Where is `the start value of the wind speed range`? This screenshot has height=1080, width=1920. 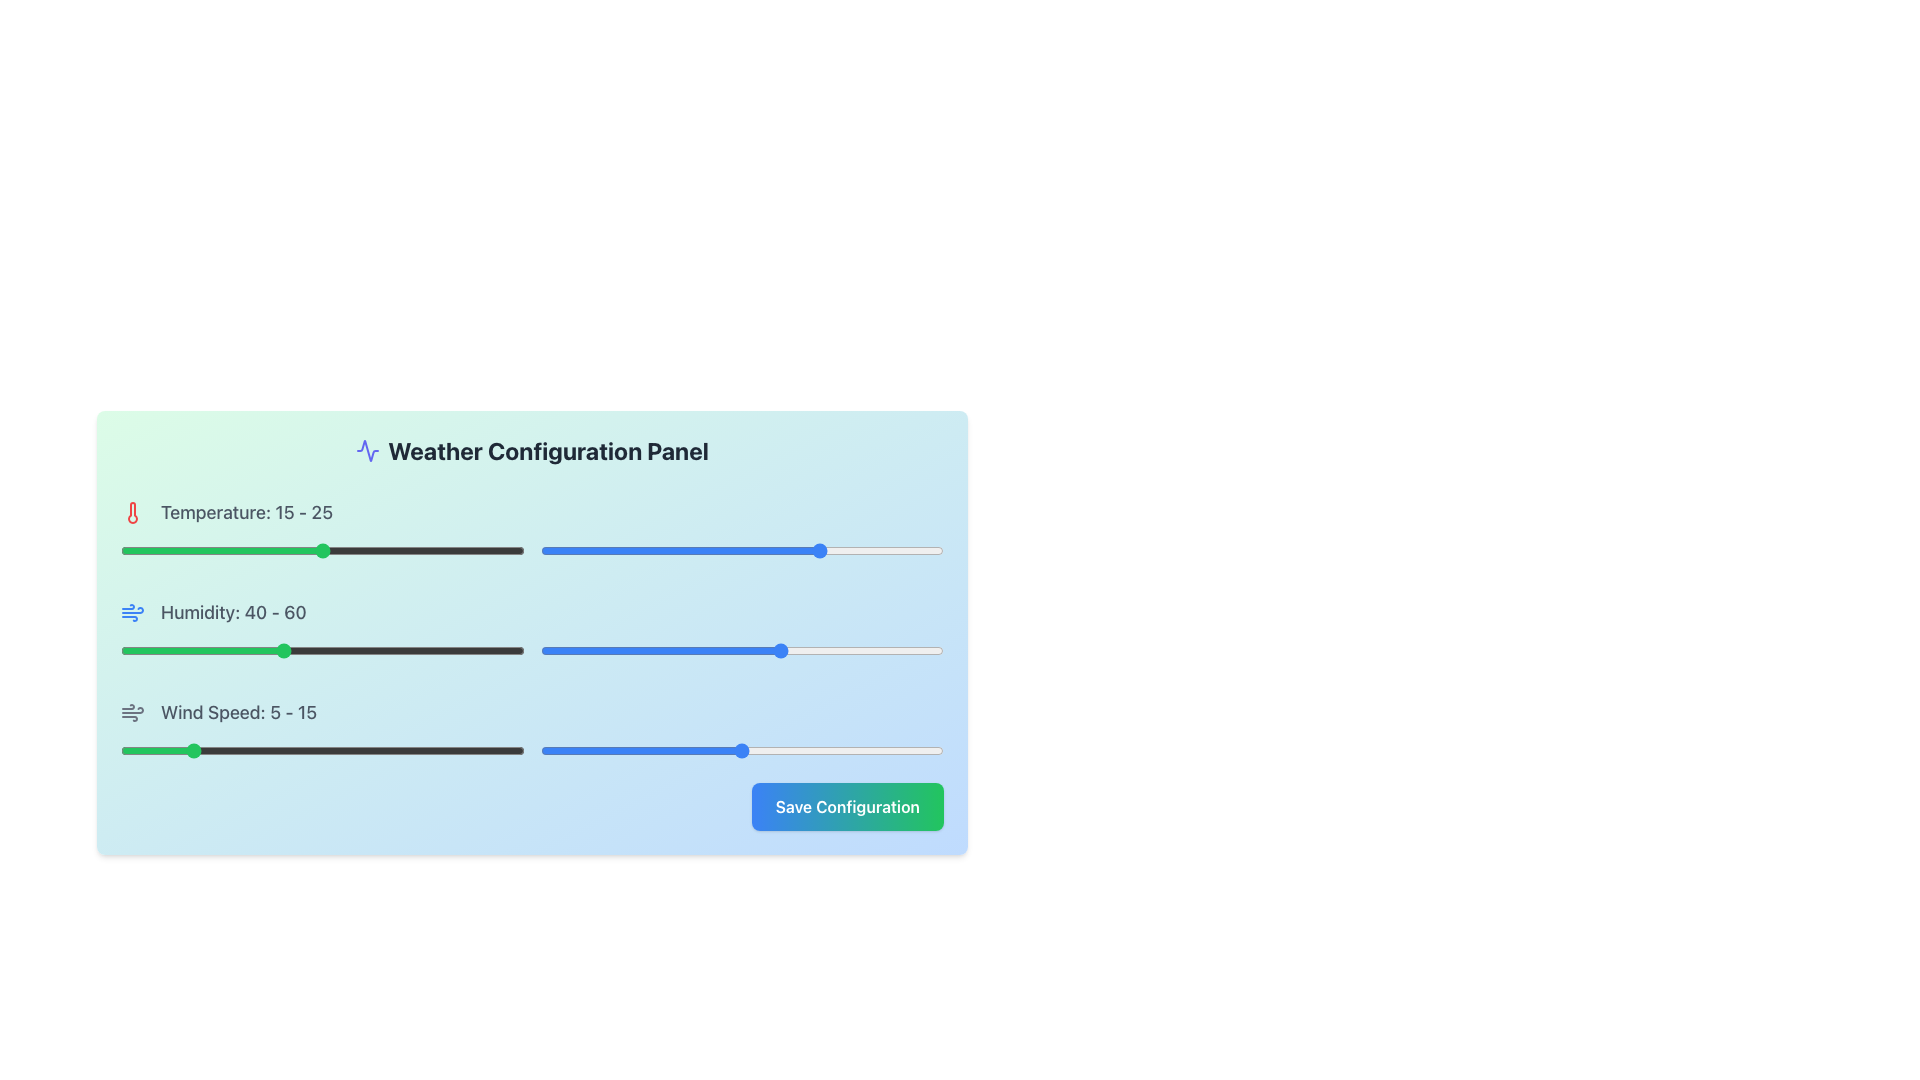
the start value of the wind speed range is located at coordinates (497, 751).